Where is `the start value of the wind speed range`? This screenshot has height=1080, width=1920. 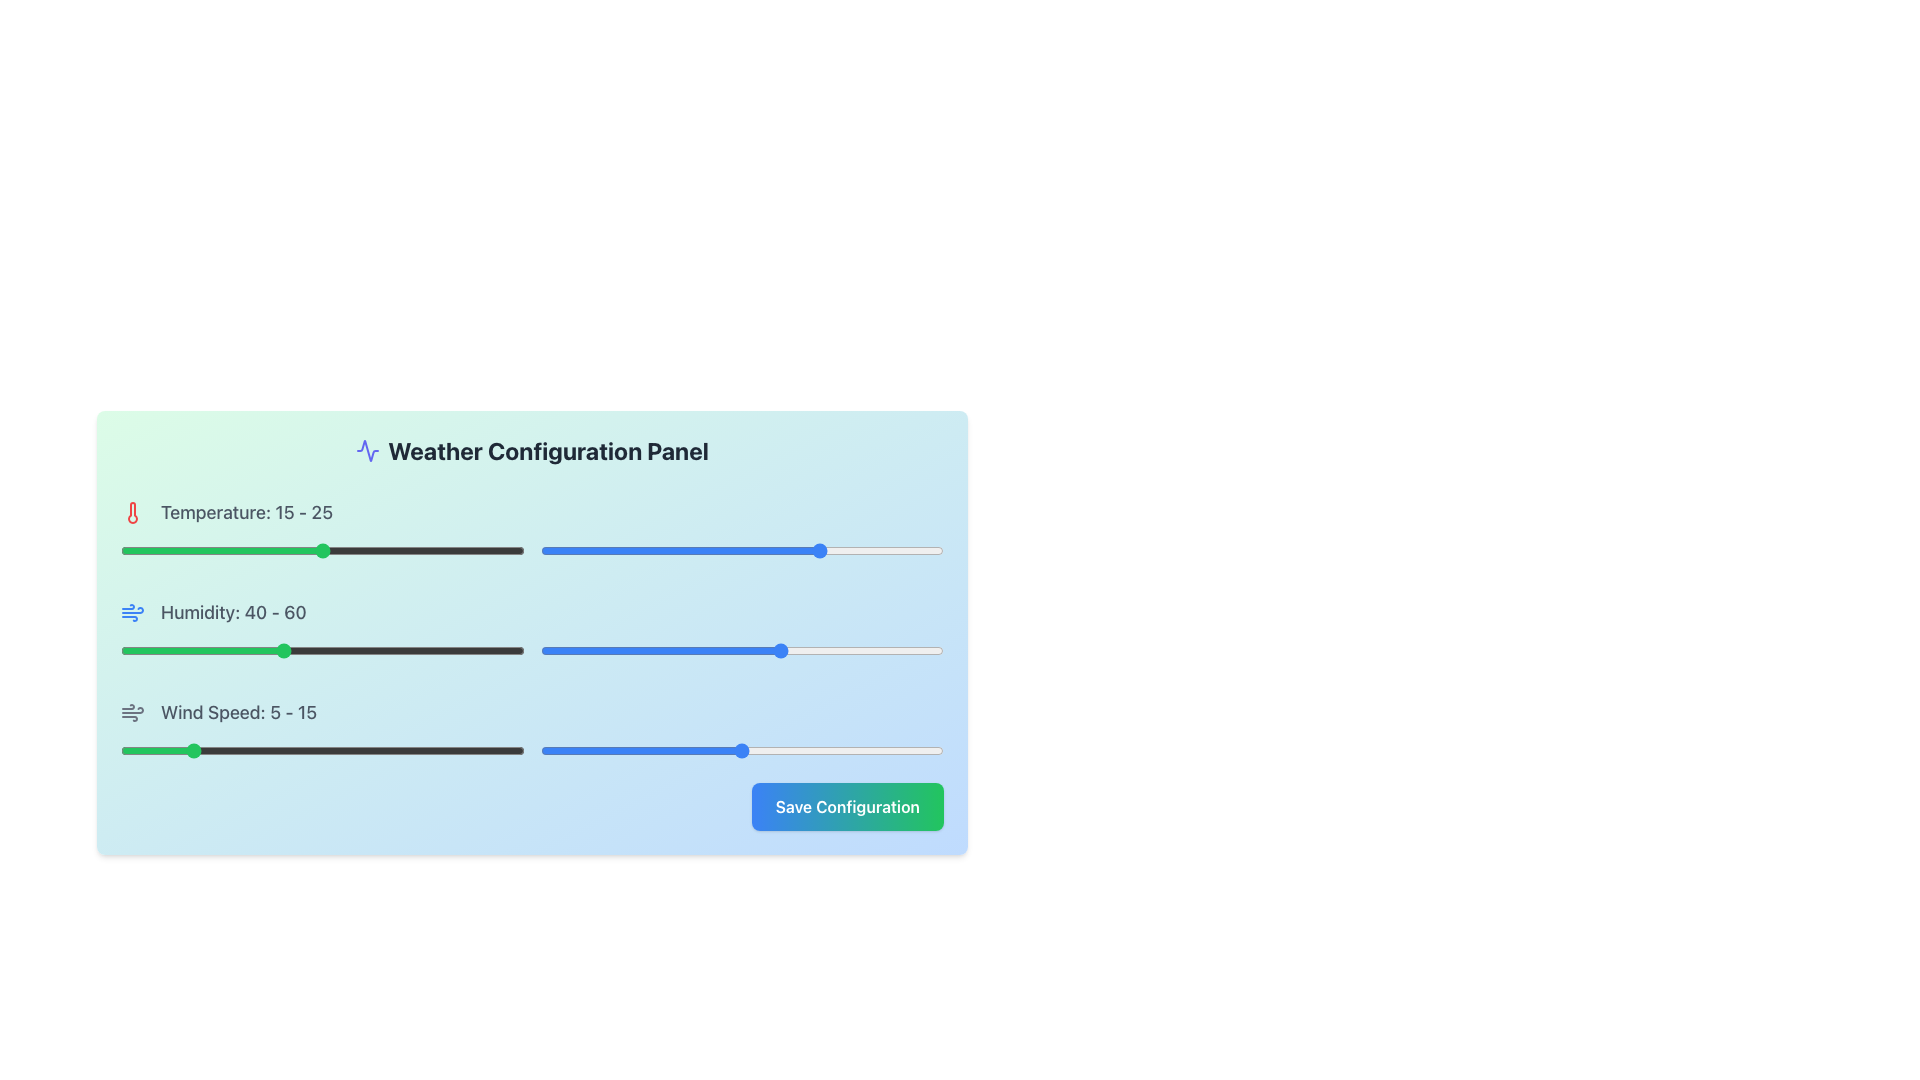
the start value of the wind speed range is located at coordinates (497, 751).